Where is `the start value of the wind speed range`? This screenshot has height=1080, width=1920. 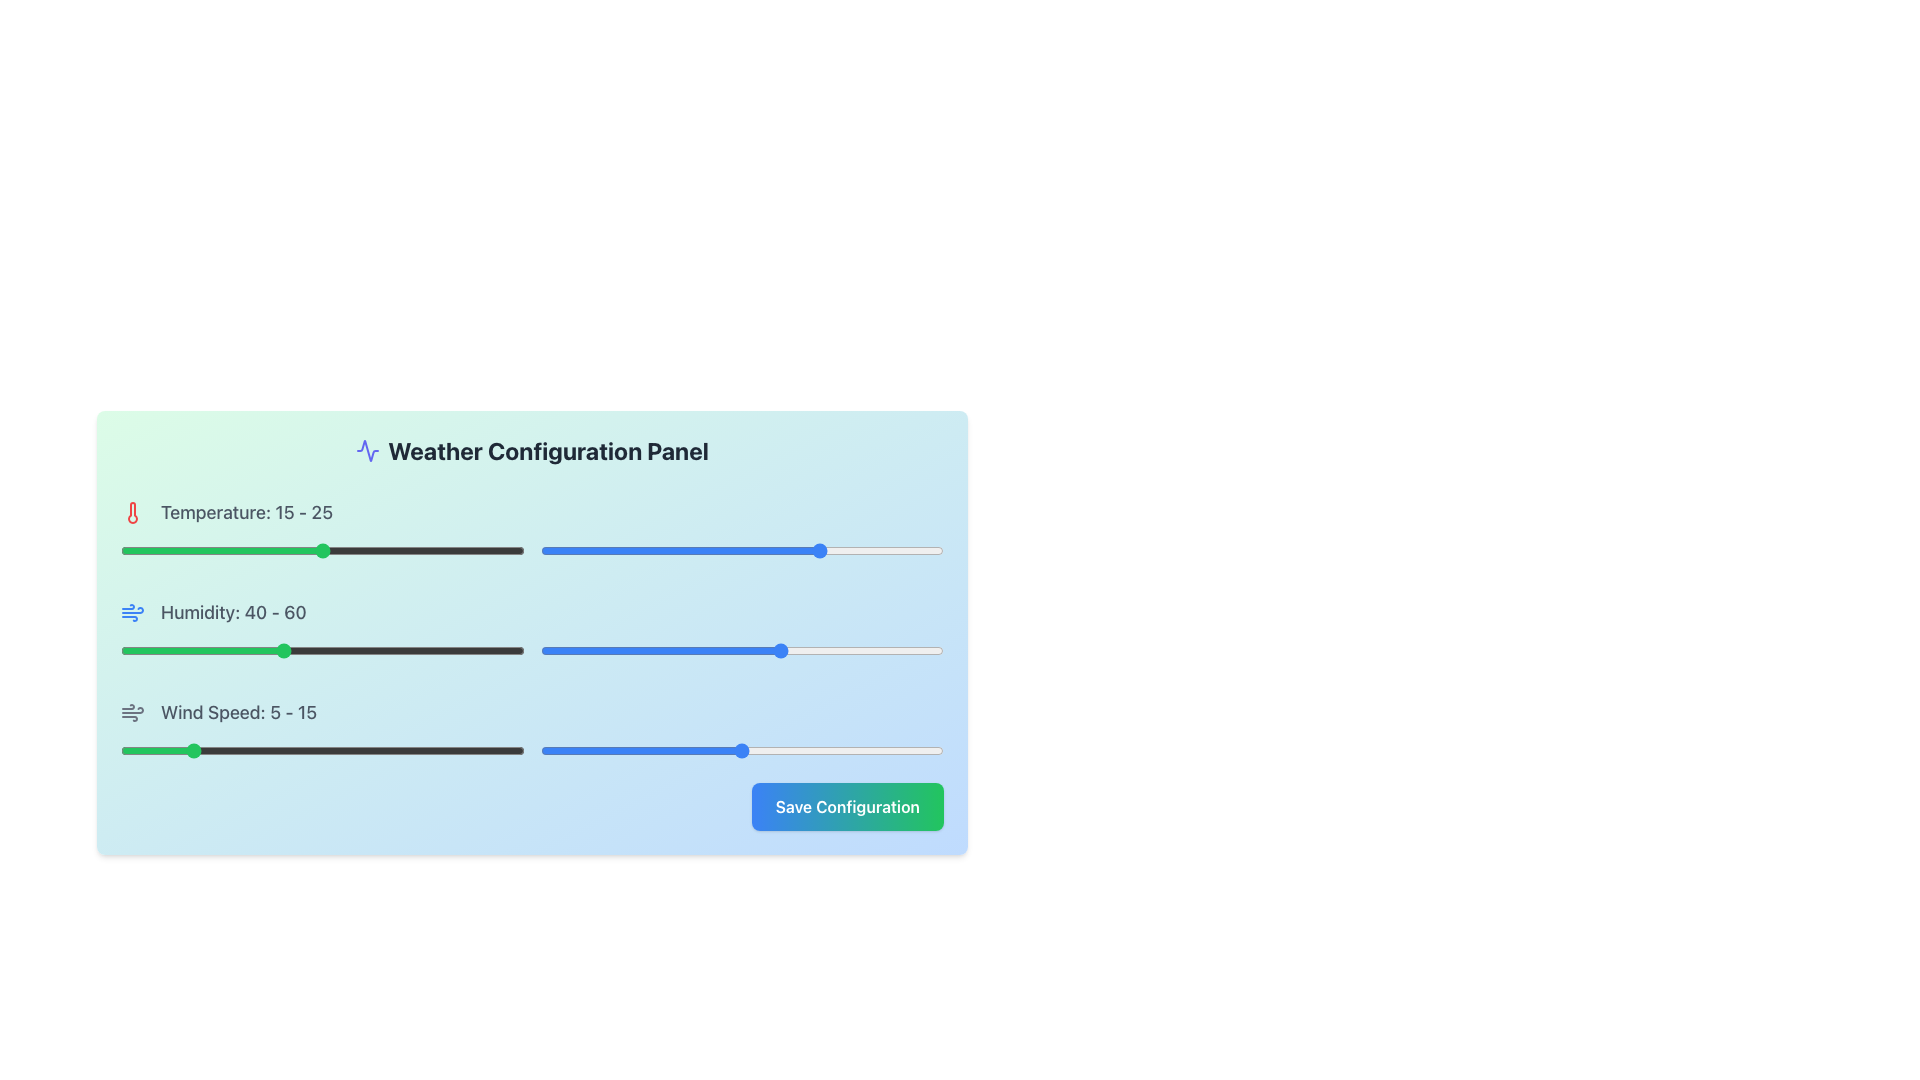
the start value of the wind speed range is located at coordinates (497, 751).